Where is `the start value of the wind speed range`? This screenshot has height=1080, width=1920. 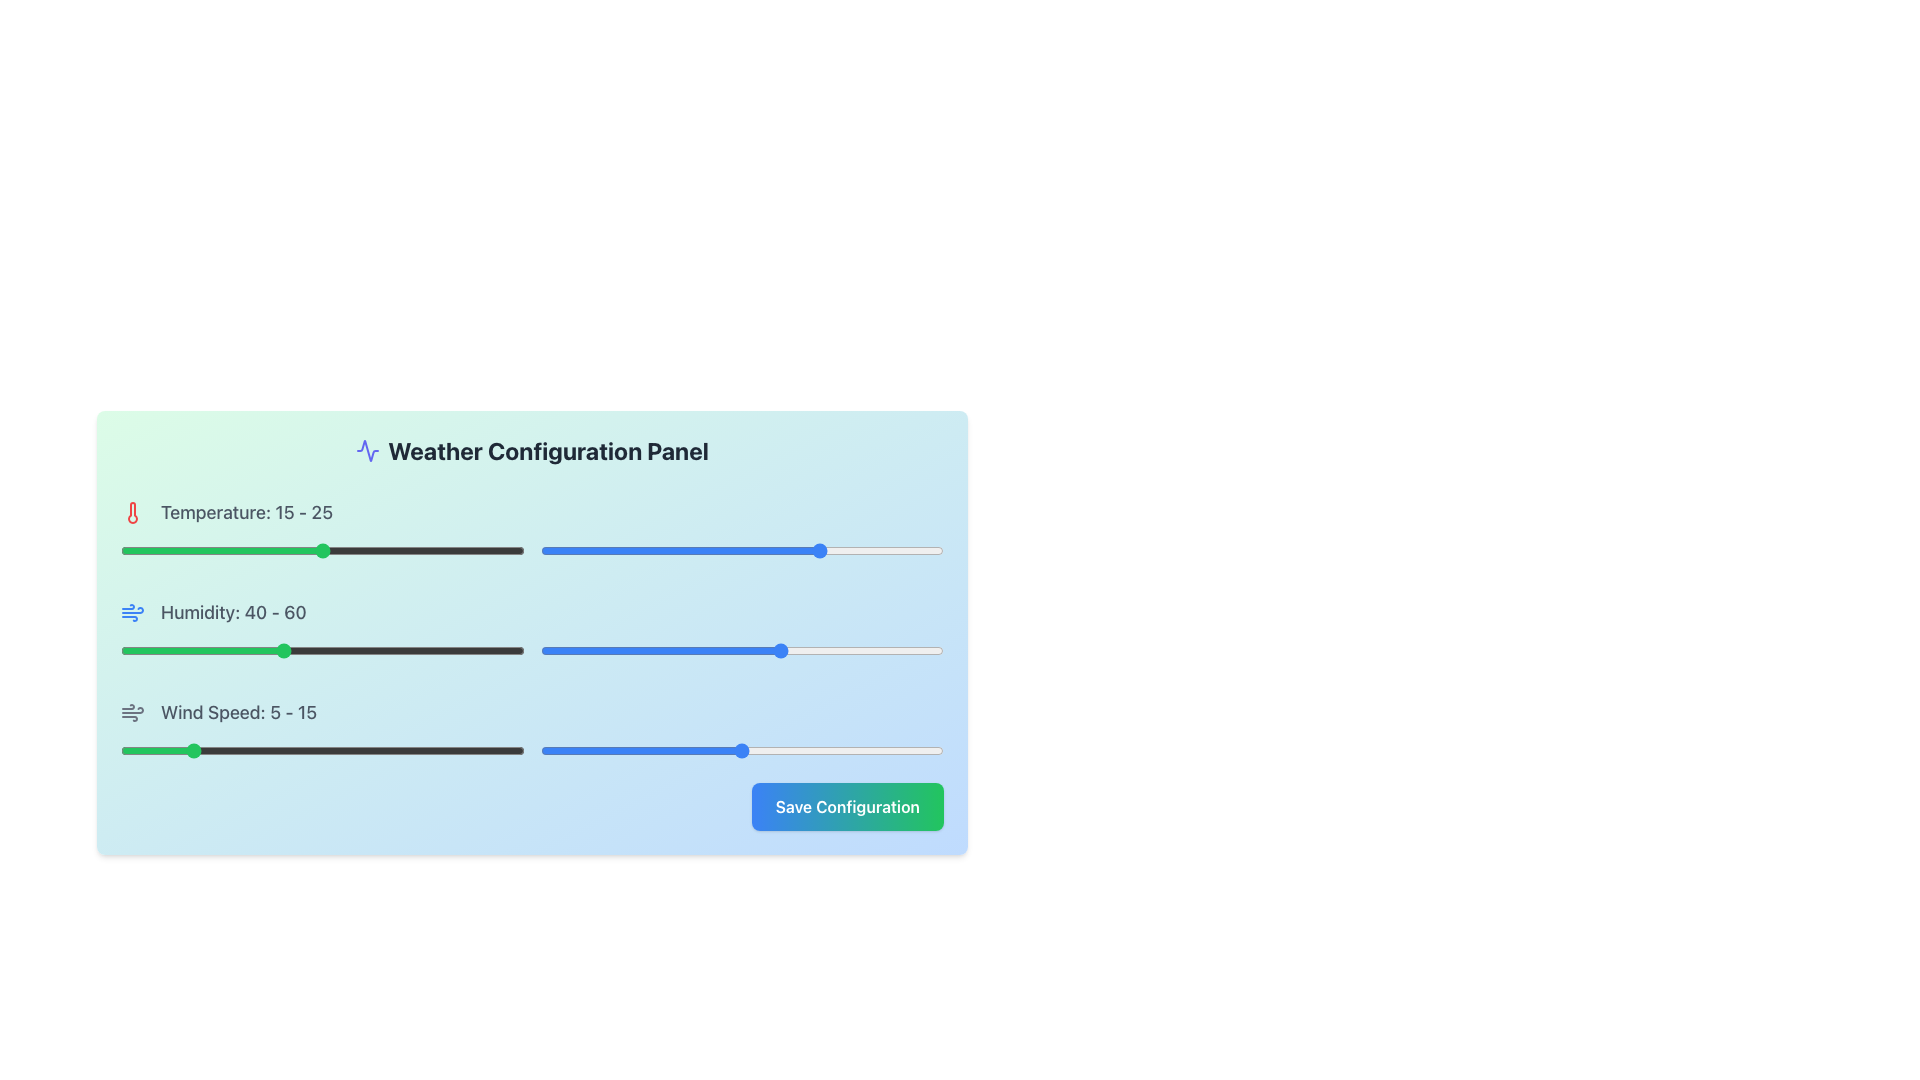
the start value of the wind speed range is located at coordinates (497, 751).